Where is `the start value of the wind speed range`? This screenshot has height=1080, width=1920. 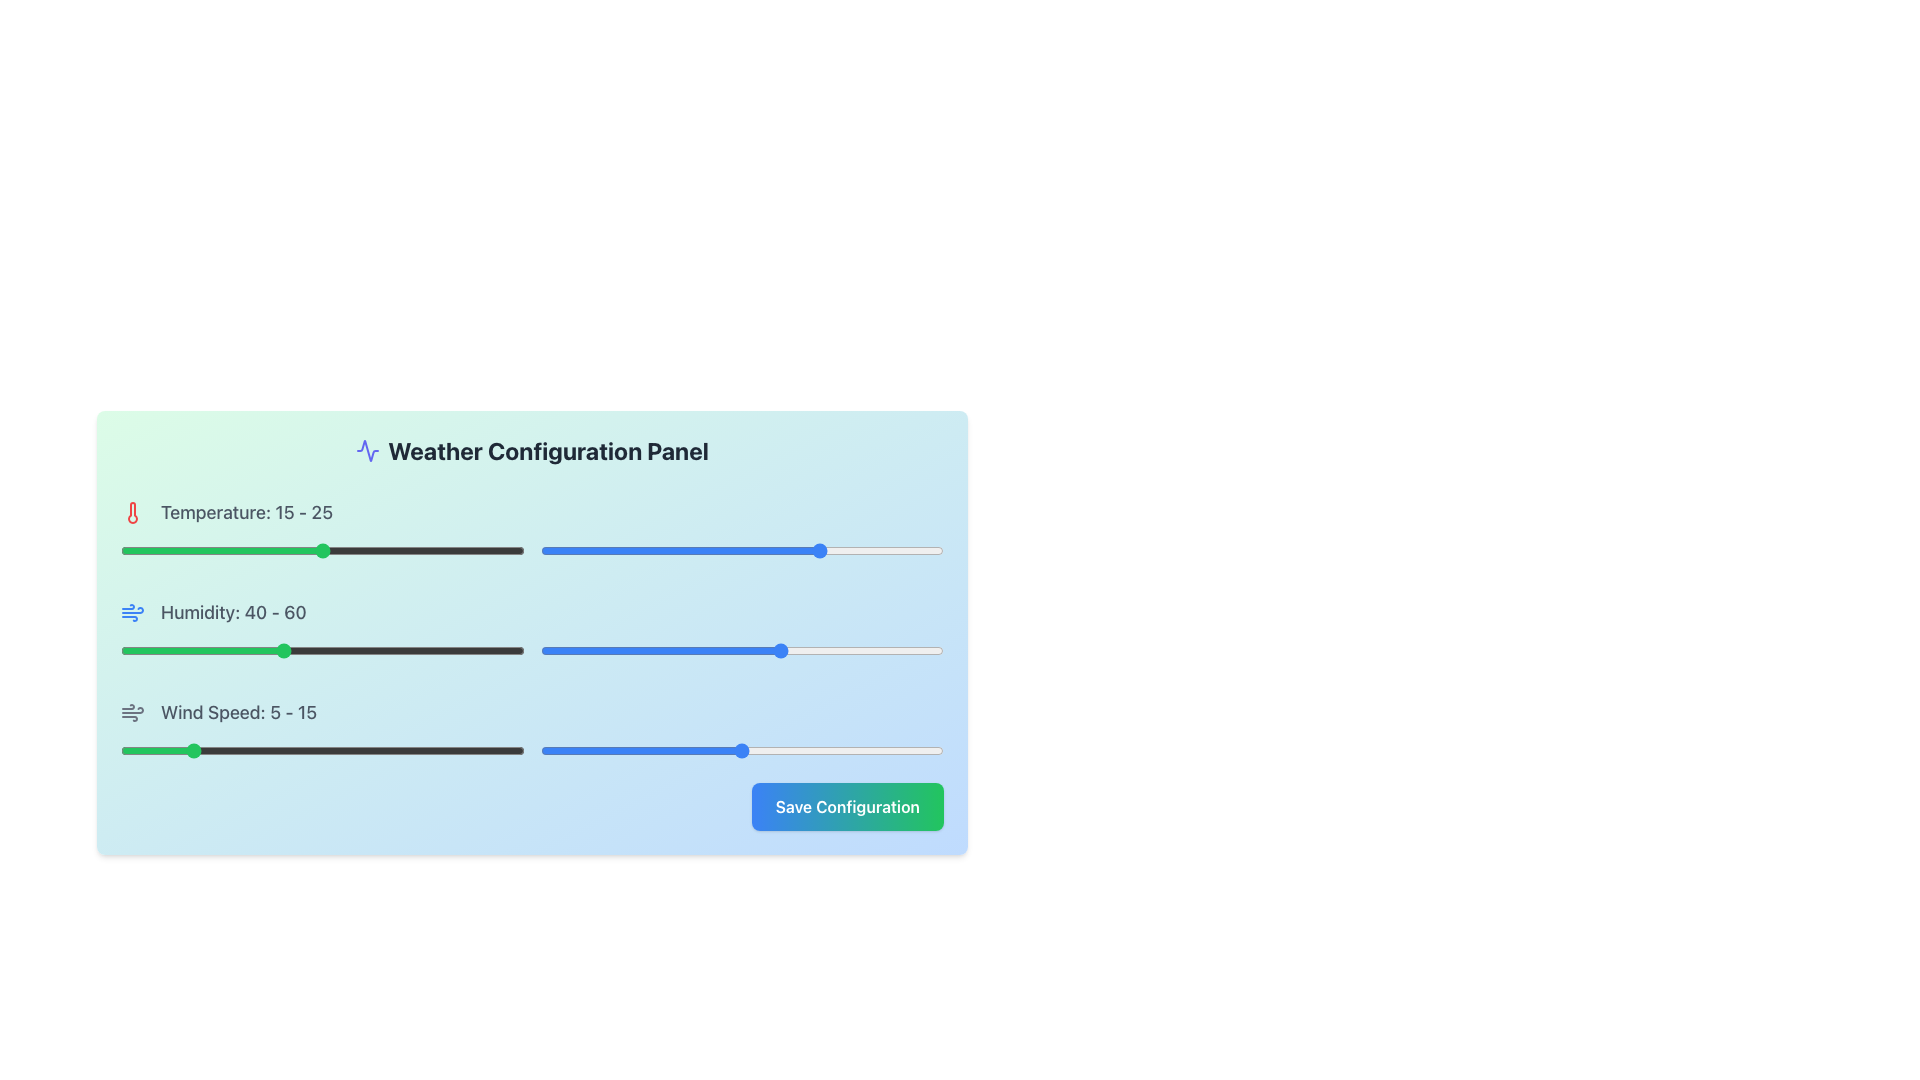
the start value of the wind speed range is located at coordinates (497, 751).